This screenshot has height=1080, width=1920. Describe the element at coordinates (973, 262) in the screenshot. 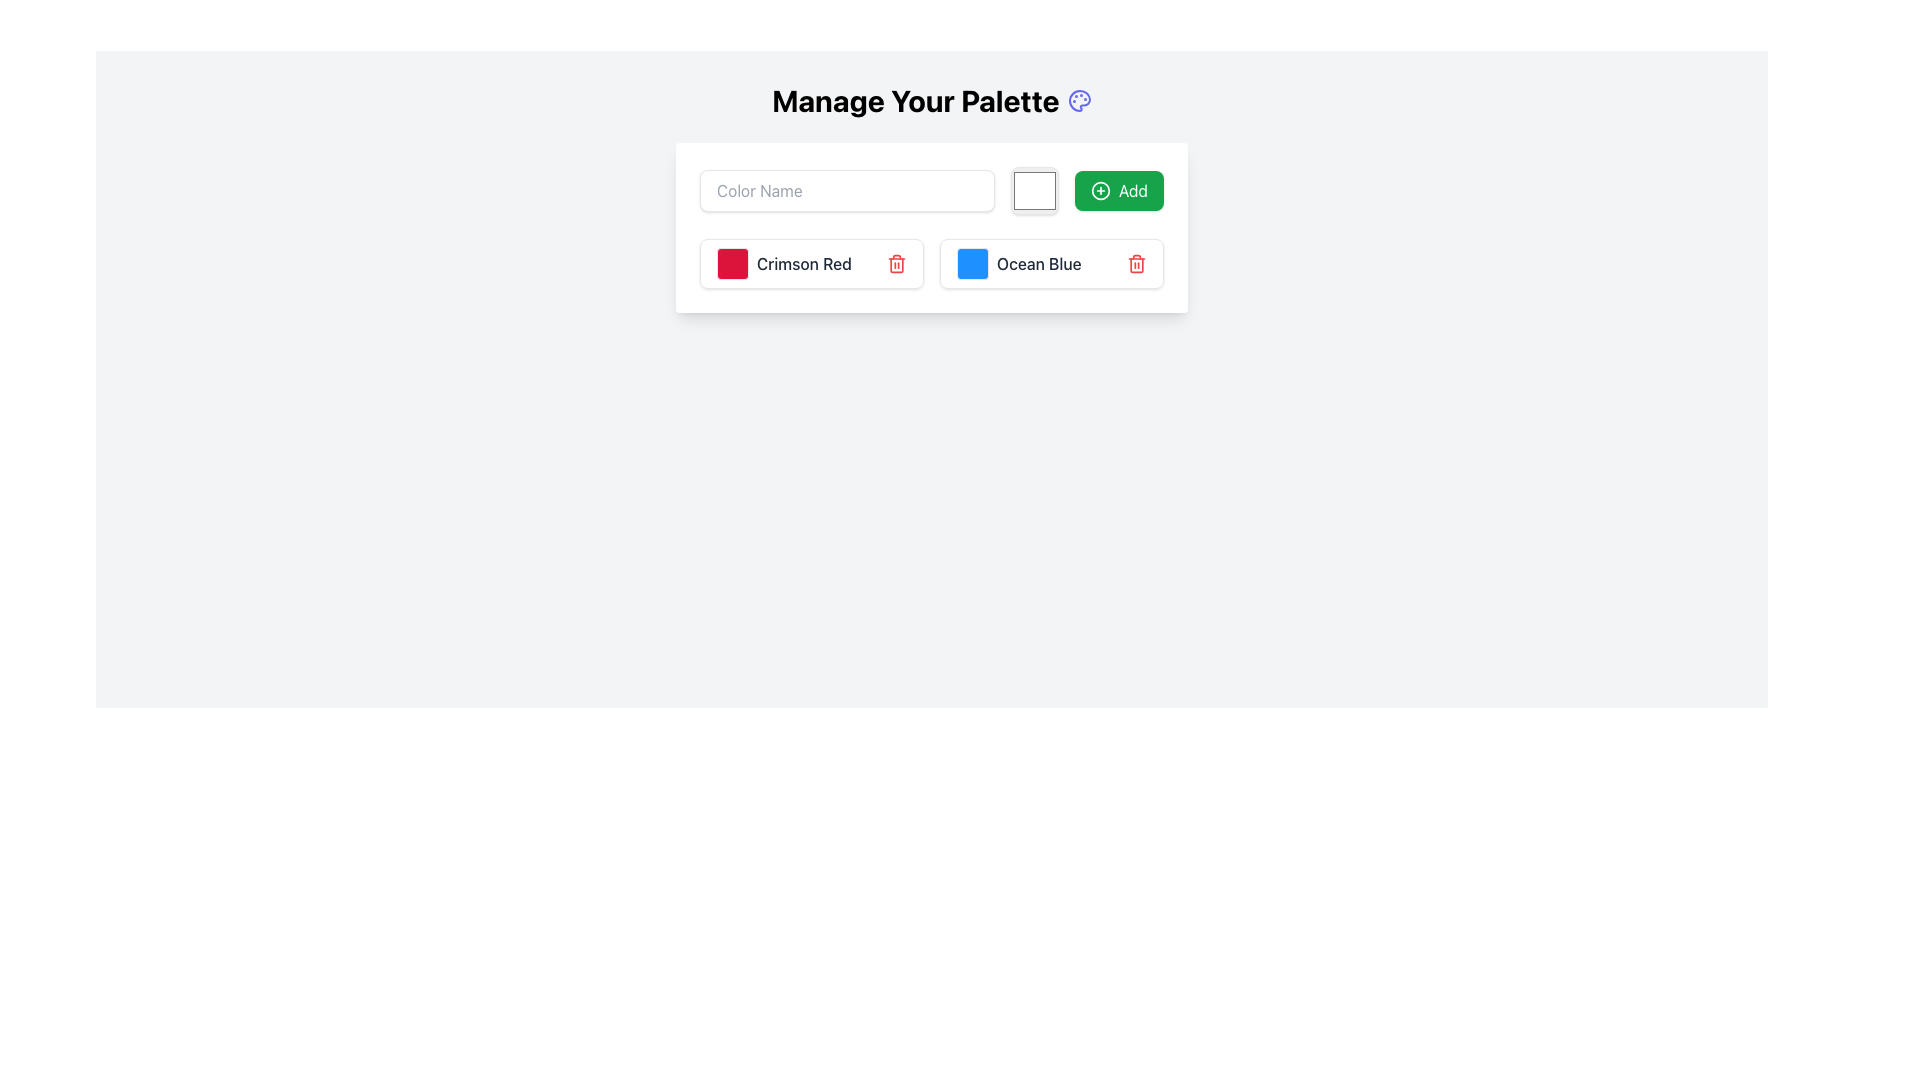

I see `the color representation of the Color indicator box for 'Ocean Blue', which is visually represented as a square box located to the left of the text label 'Ocean Blue'` at that location.